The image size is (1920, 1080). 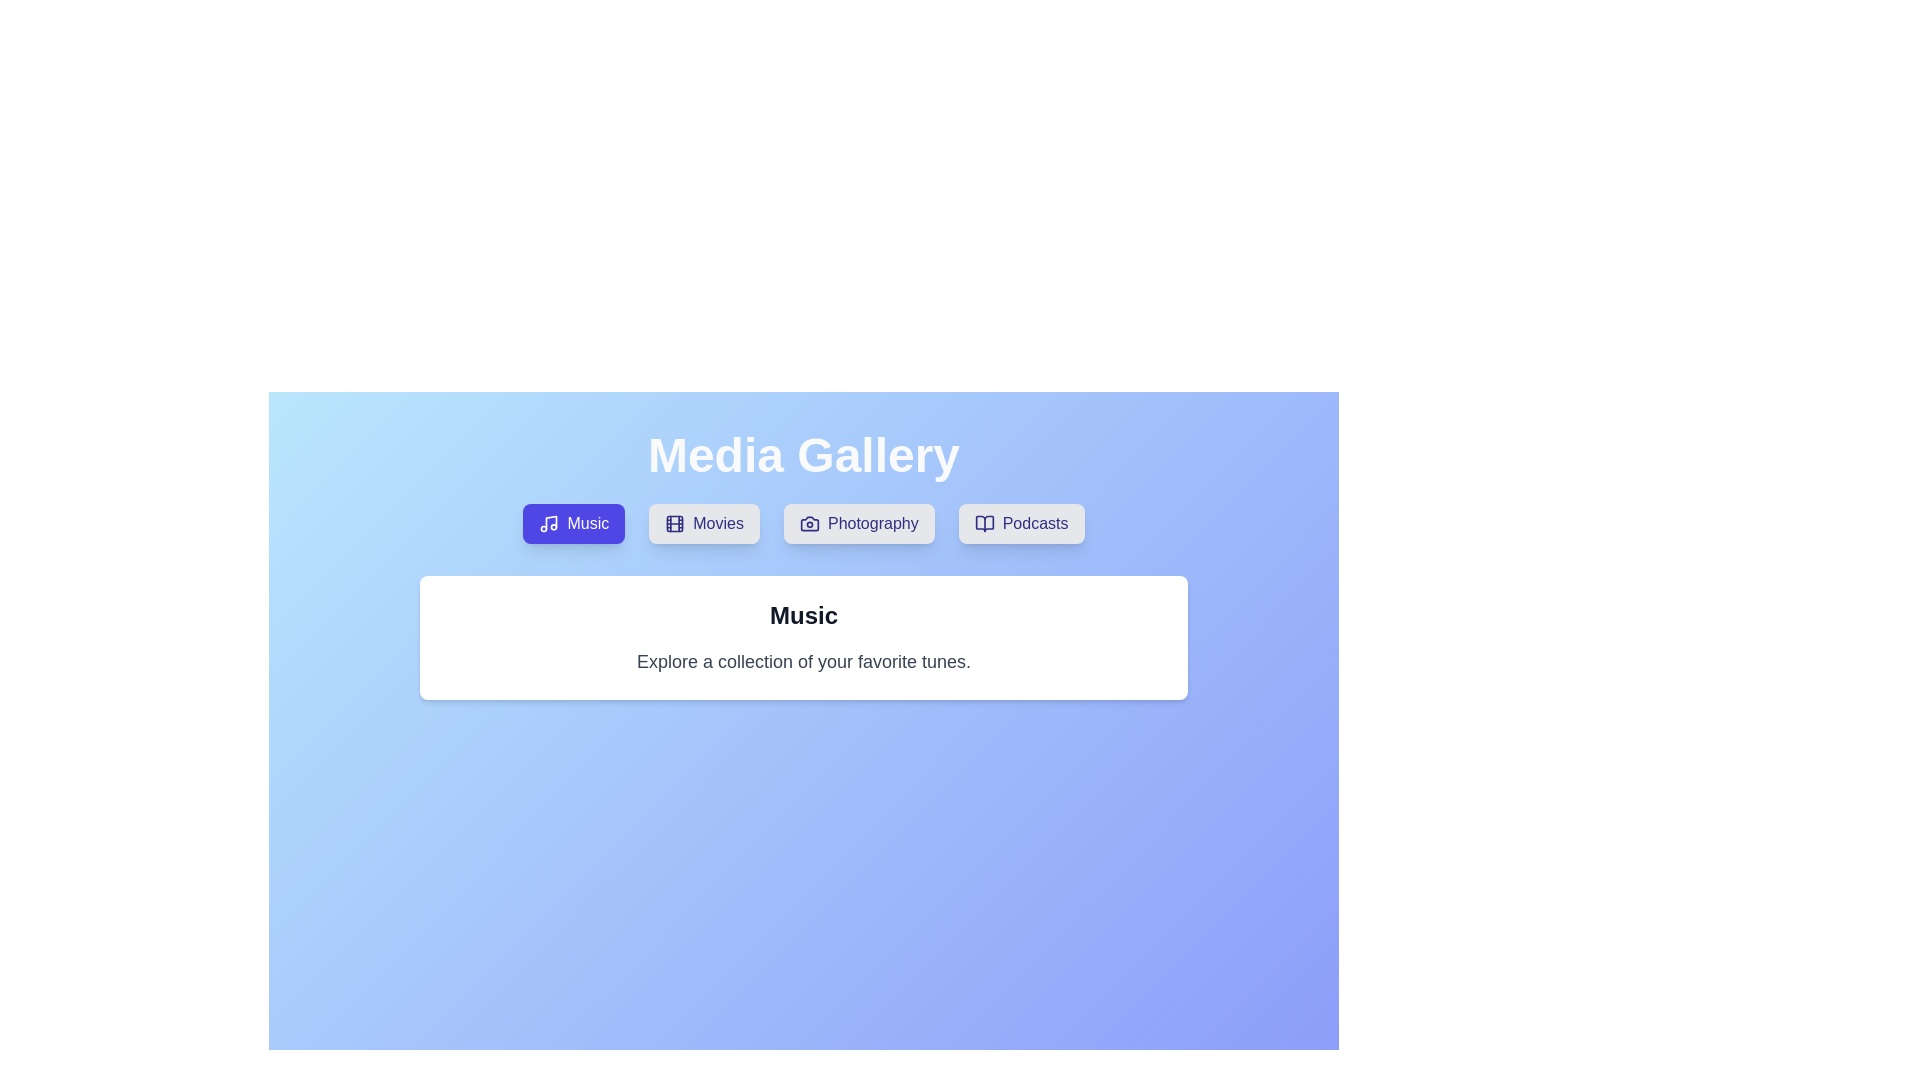 What do you see at coordinates (1021, 523) in the screenshot?
I see `the Podcasts tab to observe its hover effect` at bounding box center [1021, 523].